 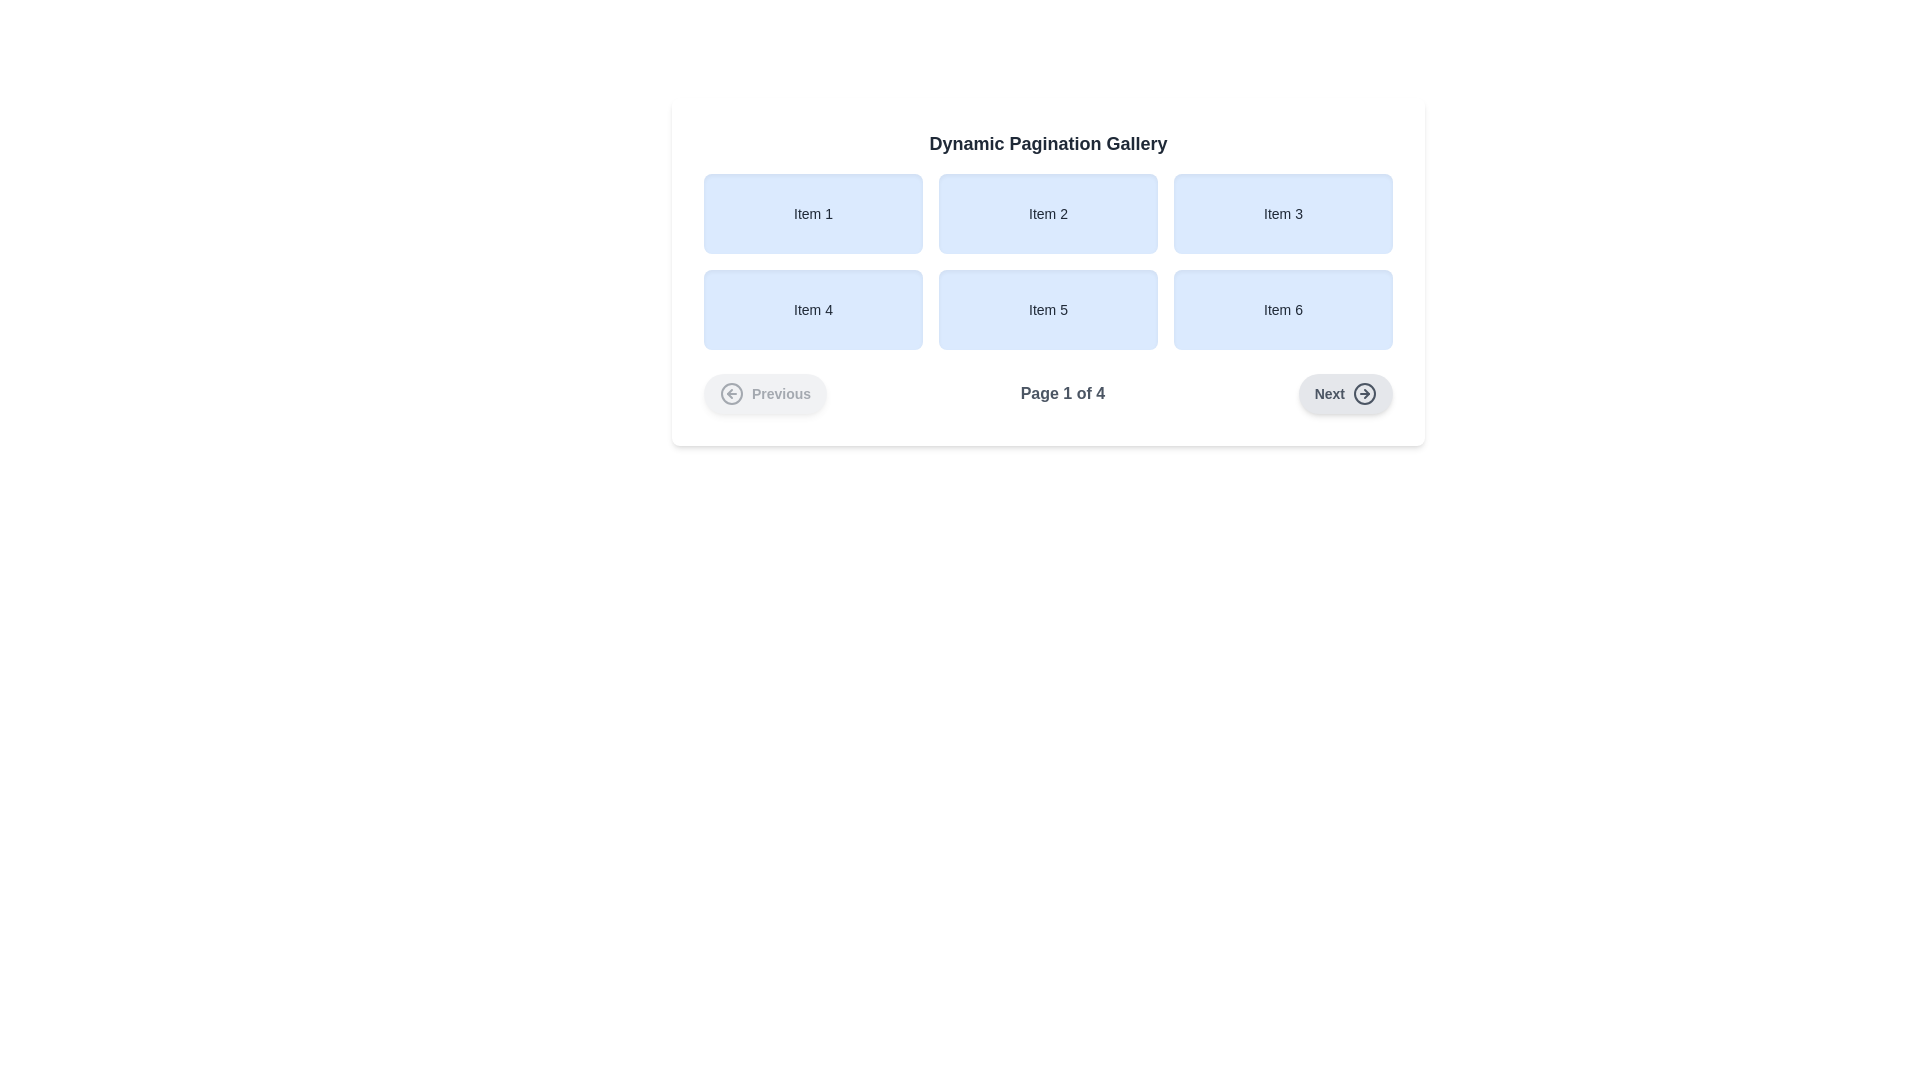 What do you see at coordinates (813, 309) in the screenshot?
I see `the Static information card displaying the label 'Item 4', which is located in the lower-left corner of a grid layout, specifically the first item in the second row` at bounding box center [813, 309].